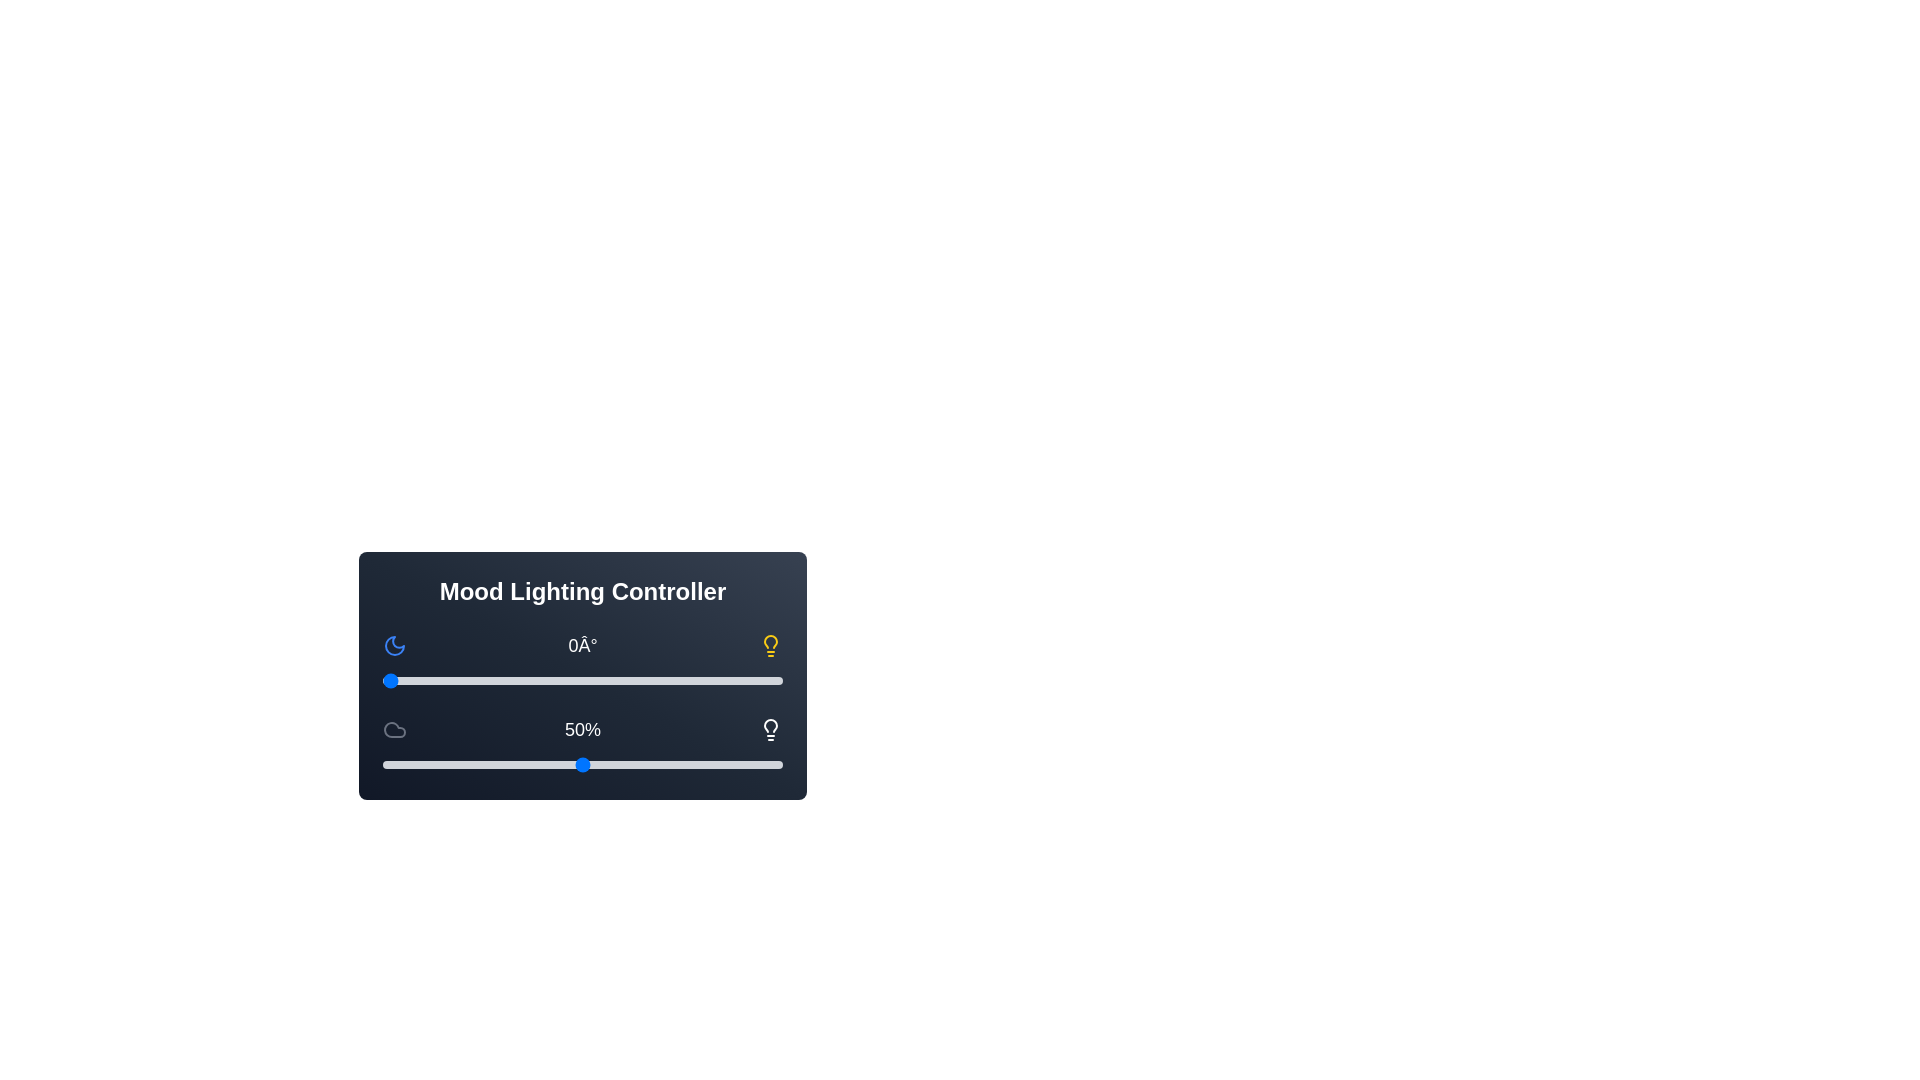 The width and height of the screenshot is (1920, 1080). What do you see at coordinates (697, 680) in the screenshot?
I see `the hue slider to 283 degrees` at bounding box center [697, 680].